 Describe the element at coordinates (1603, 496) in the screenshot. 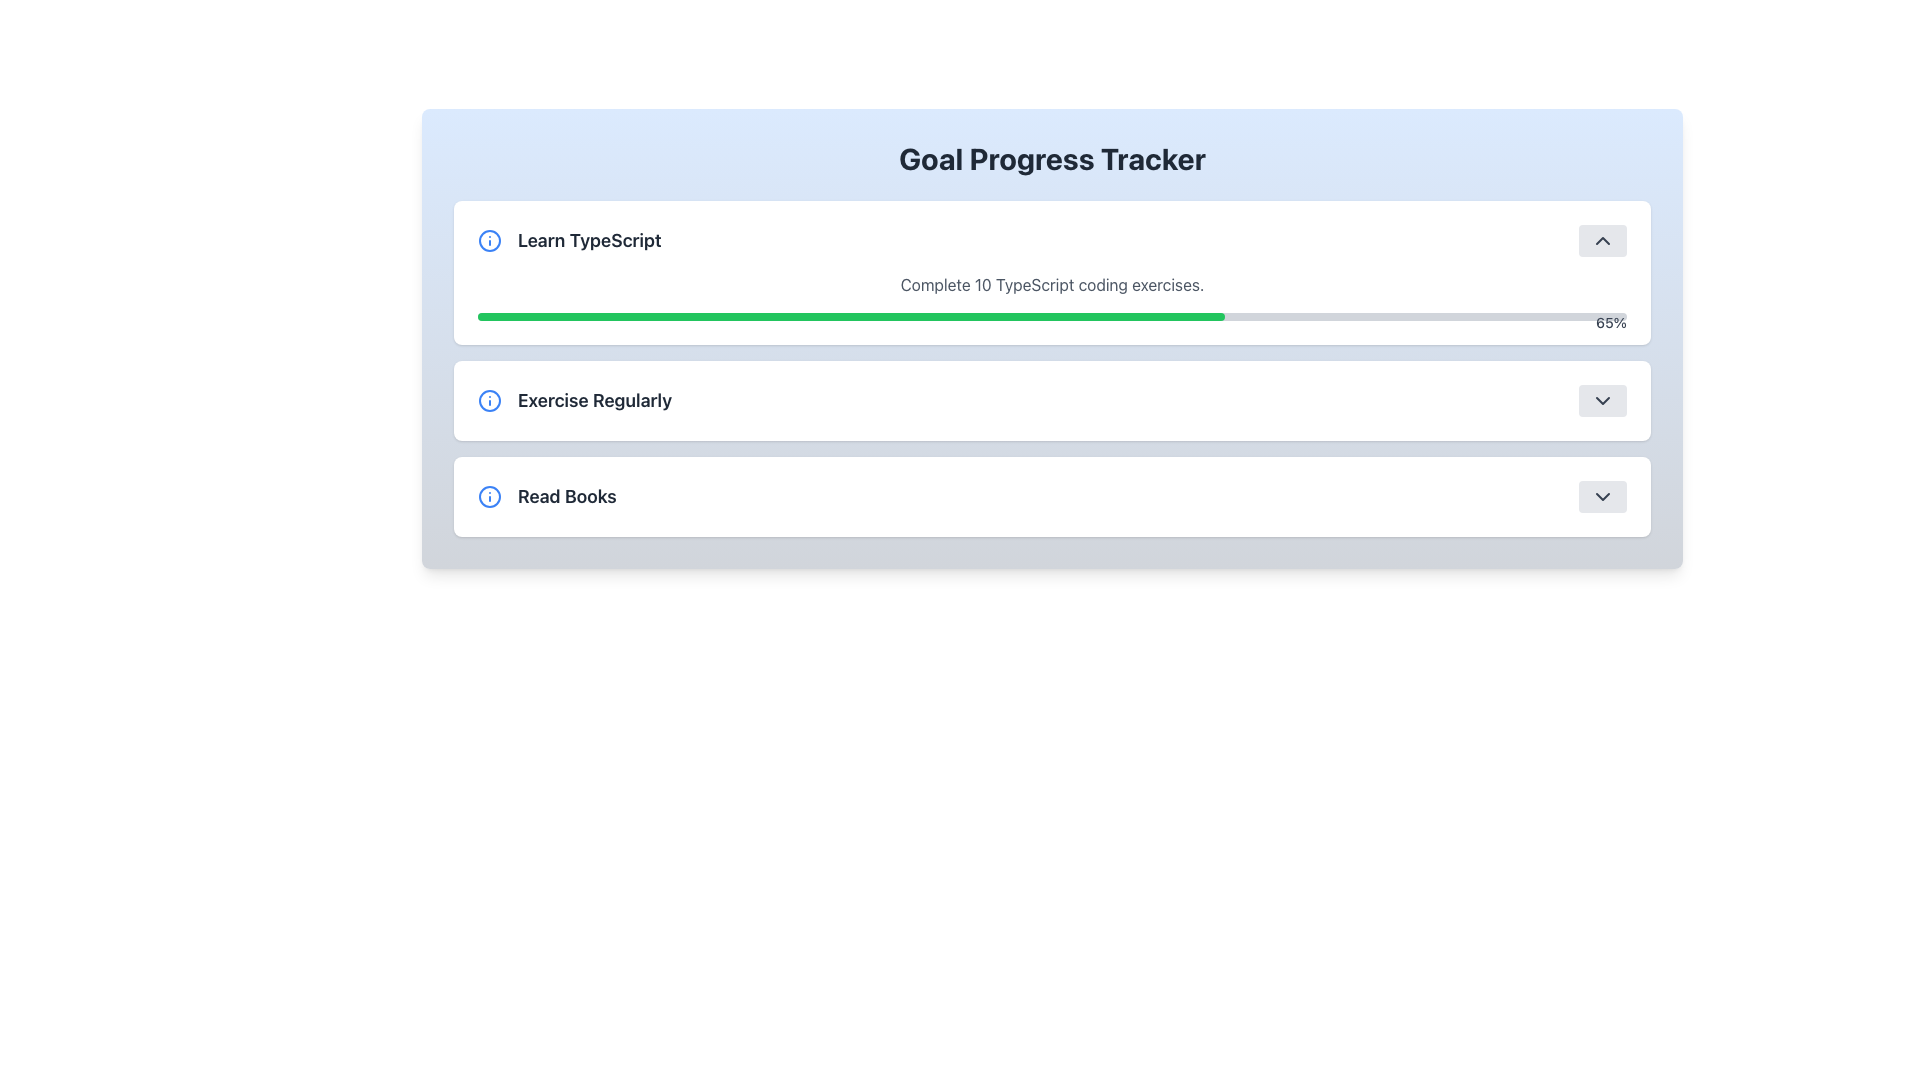

I see `the gray rectangular button with a rounded design and a downward-pointing chevron icon at its center` at that location.